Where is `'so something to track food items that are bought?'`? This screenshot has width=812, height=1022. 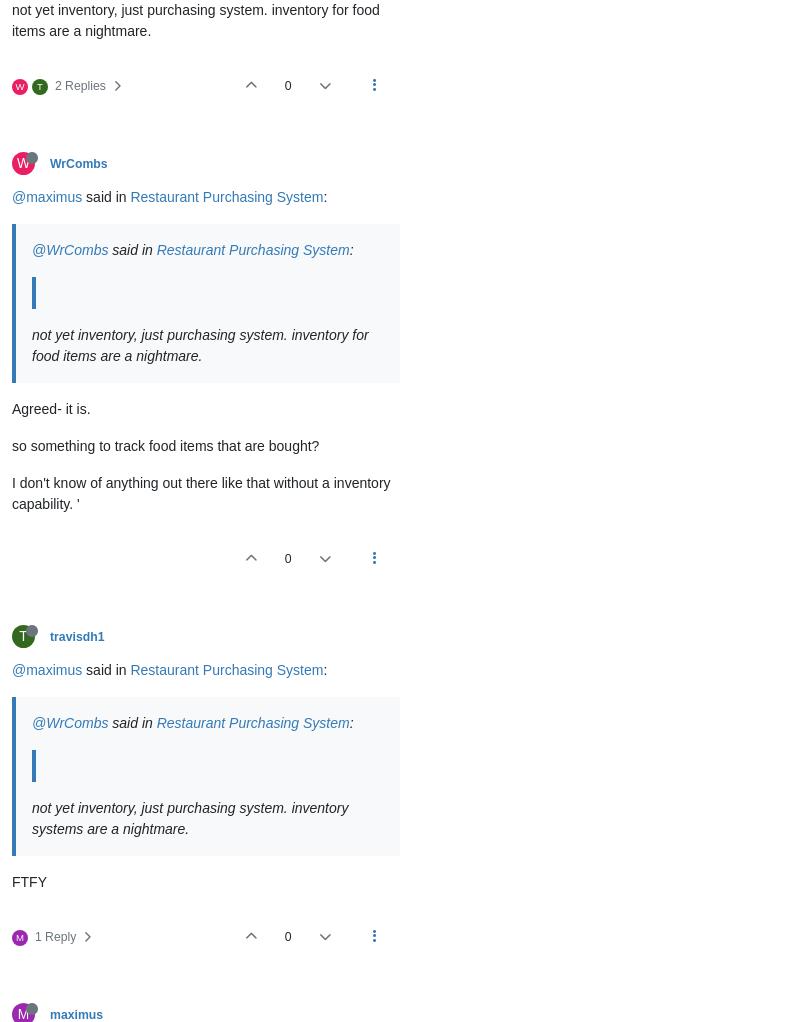
'so something to track food items that are bought?' is located at coordinates (165, 445).